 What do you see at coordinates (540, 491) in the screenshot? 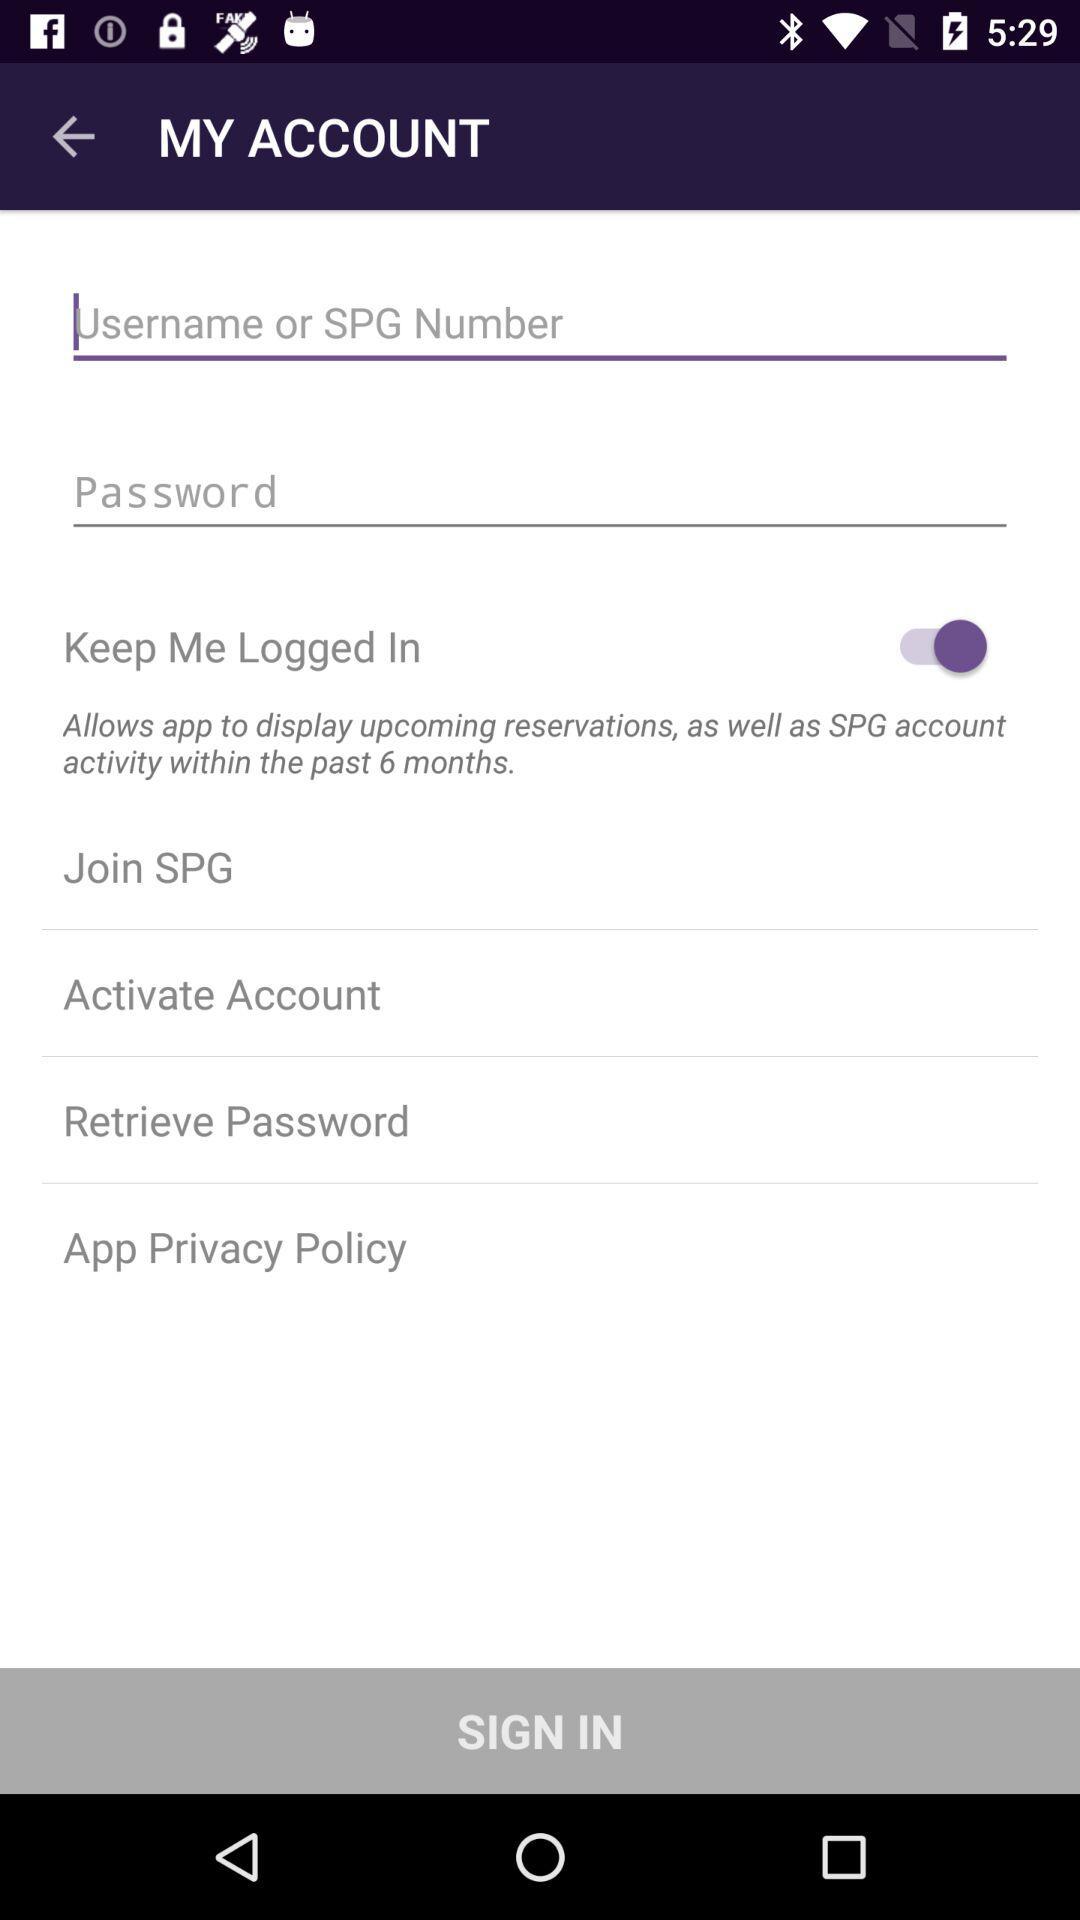
I see `login with password` at bounding box center [540, 491].